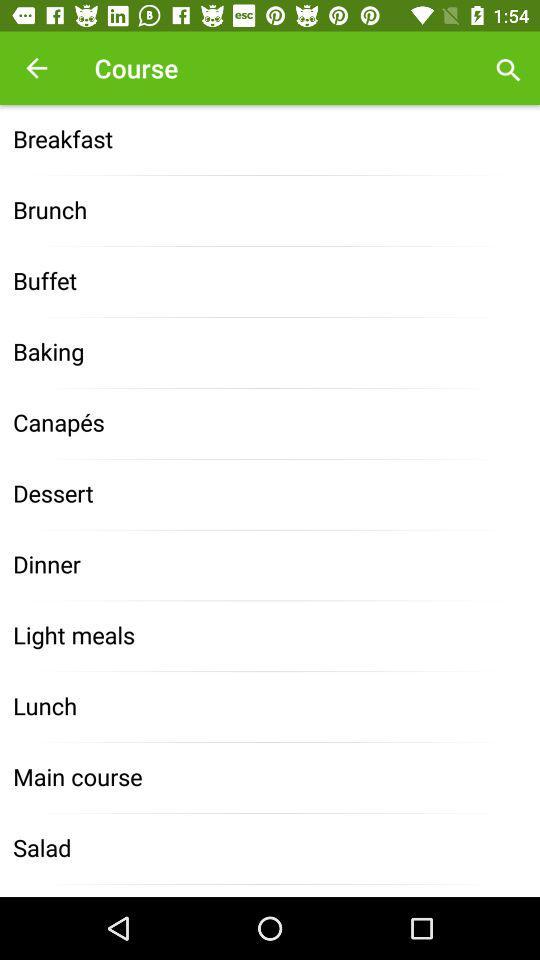  What do you see at coordinates (270, 635) in the screenshot?
I see `light meals` at bounding box center [270, 635].